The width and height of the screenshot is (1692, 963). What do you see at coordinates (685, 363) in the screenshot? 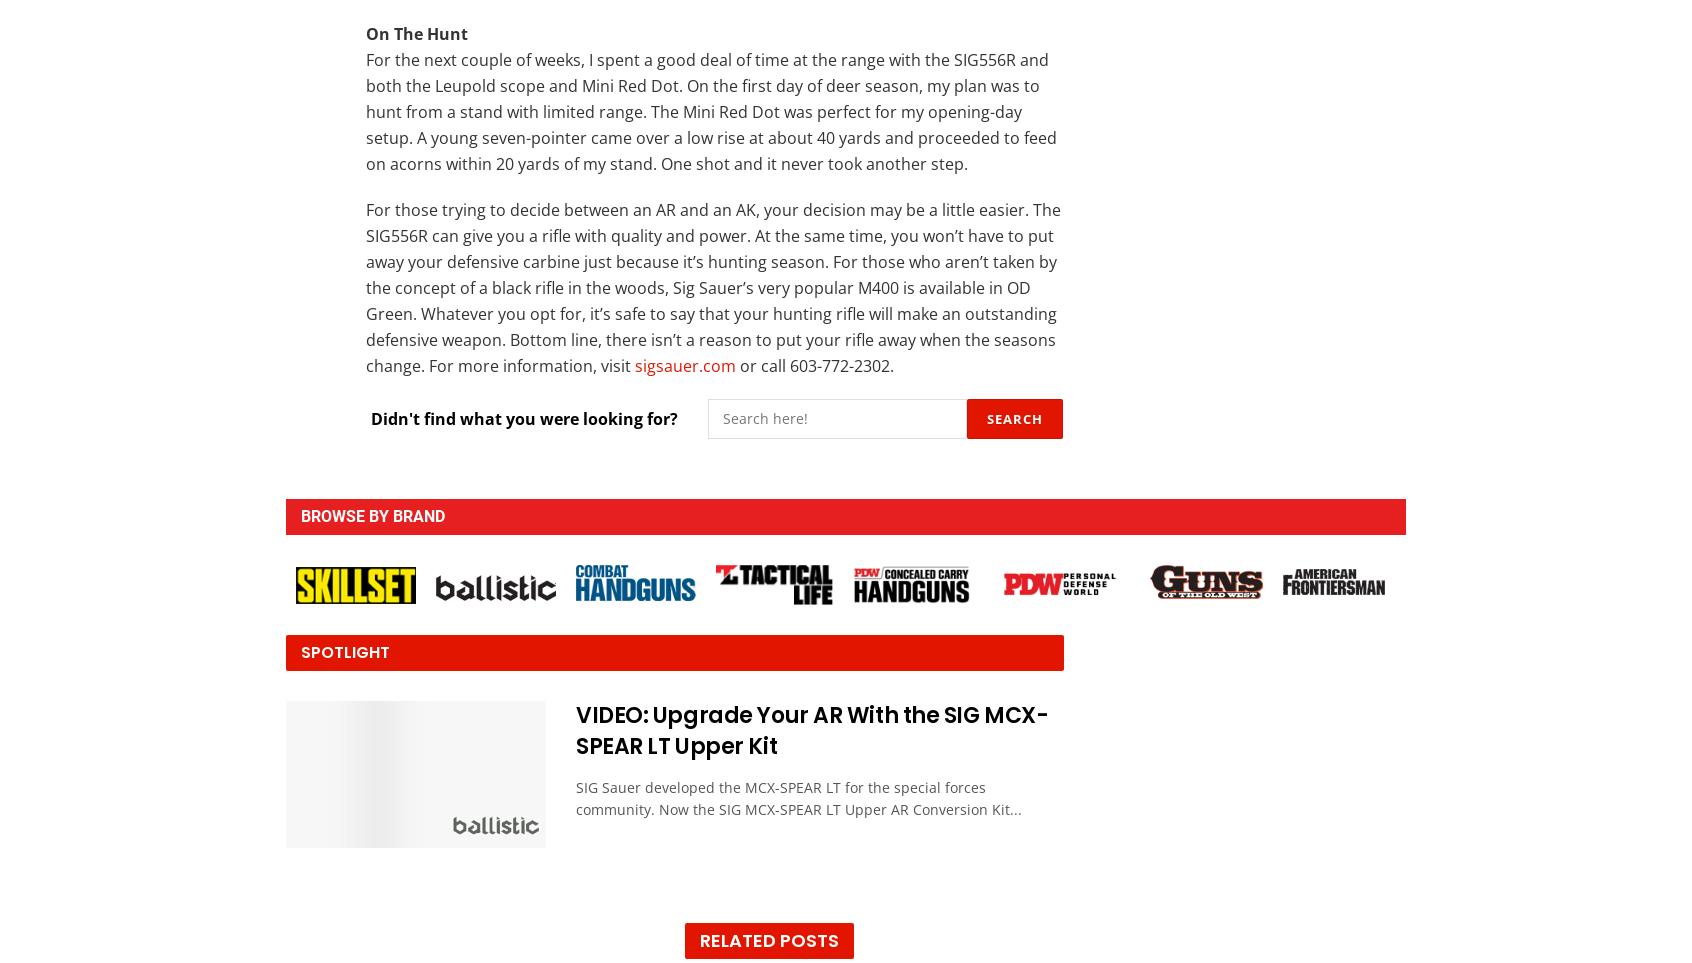
I see `'sigsauer.com'` at bounding box center [685, 363].